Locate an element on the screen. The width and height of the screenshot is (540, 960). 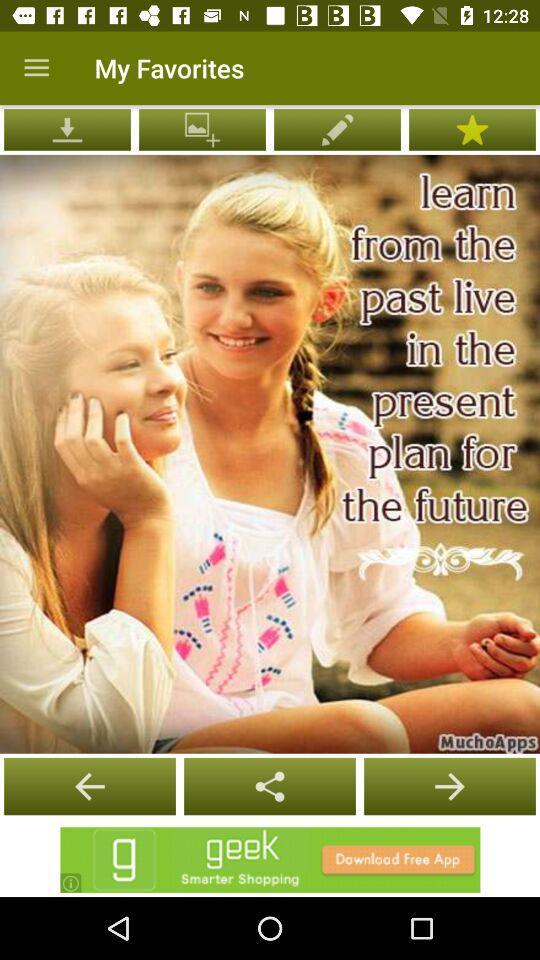
the advertisement is located at coordinates (270, 859).